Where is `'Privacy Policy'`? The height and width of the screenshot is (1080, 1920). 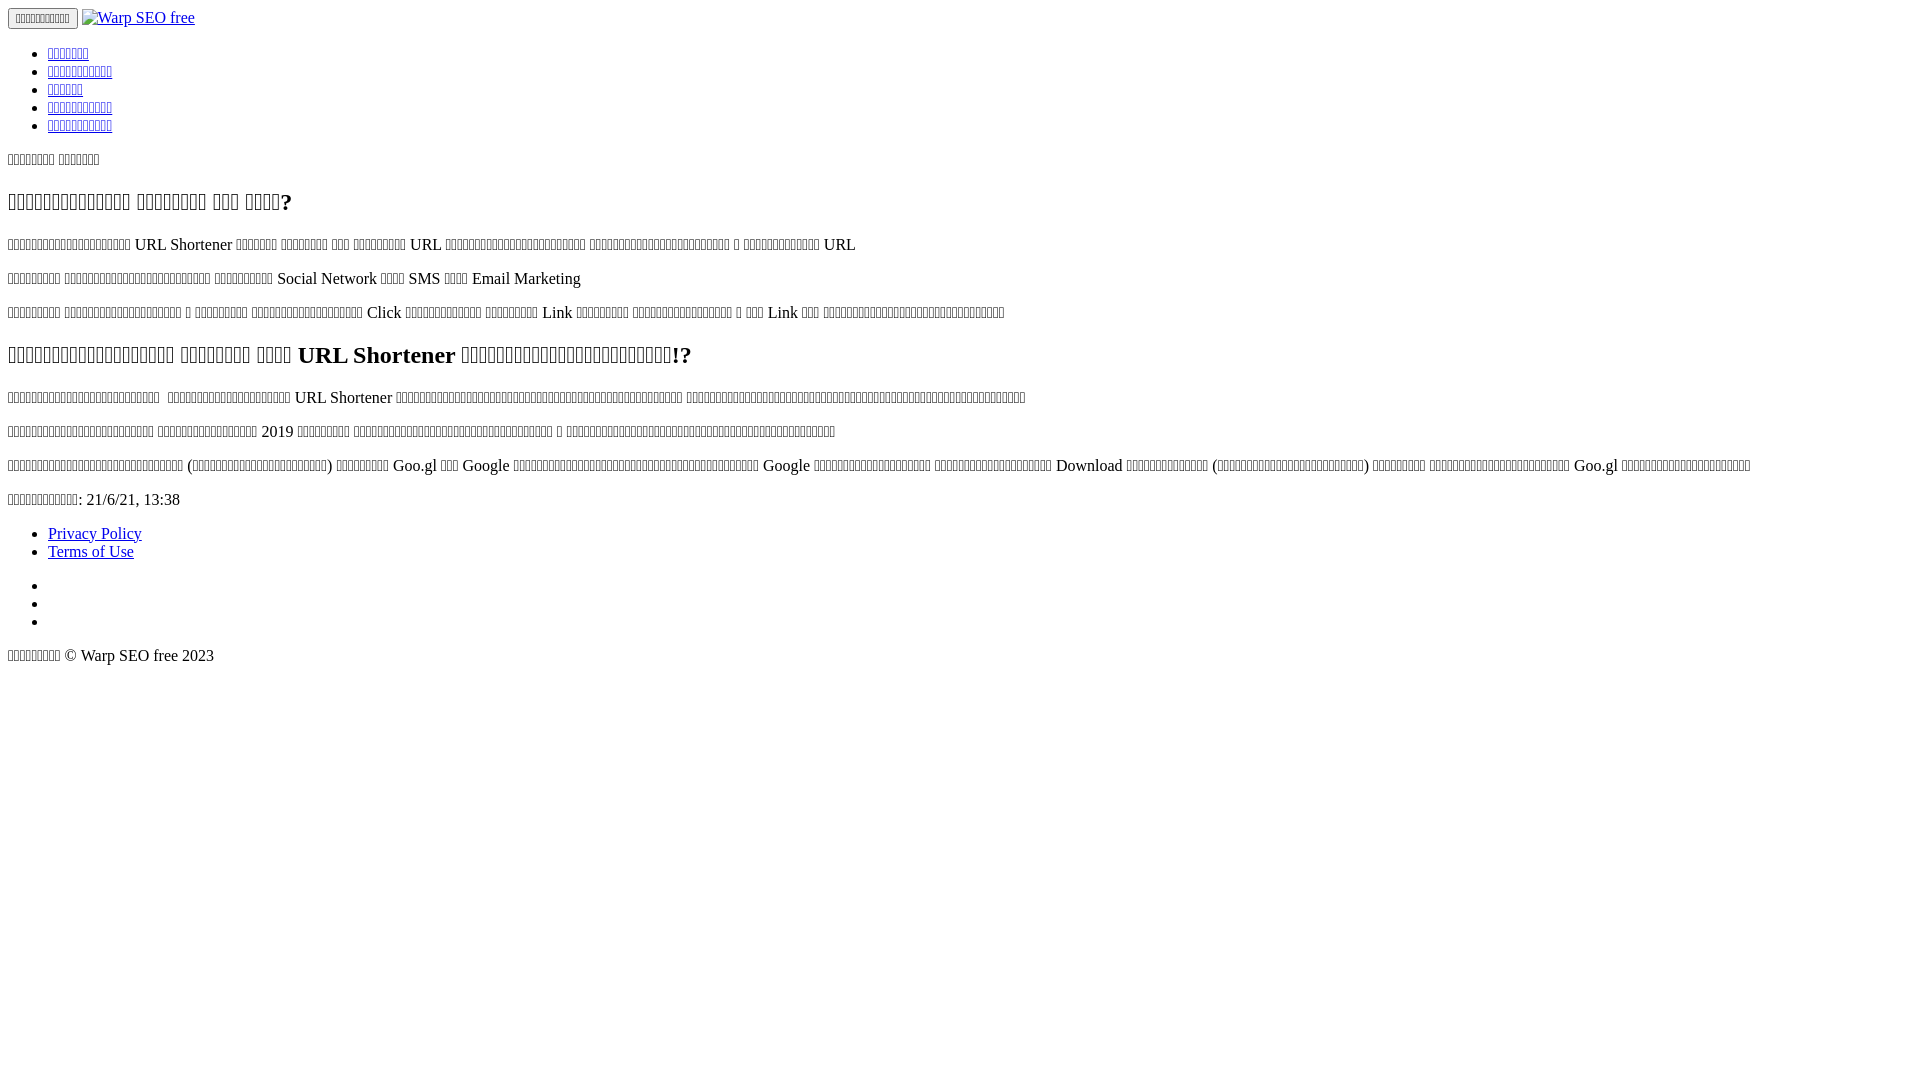
'Privacy Policy' is located at coordinates (48, 532).